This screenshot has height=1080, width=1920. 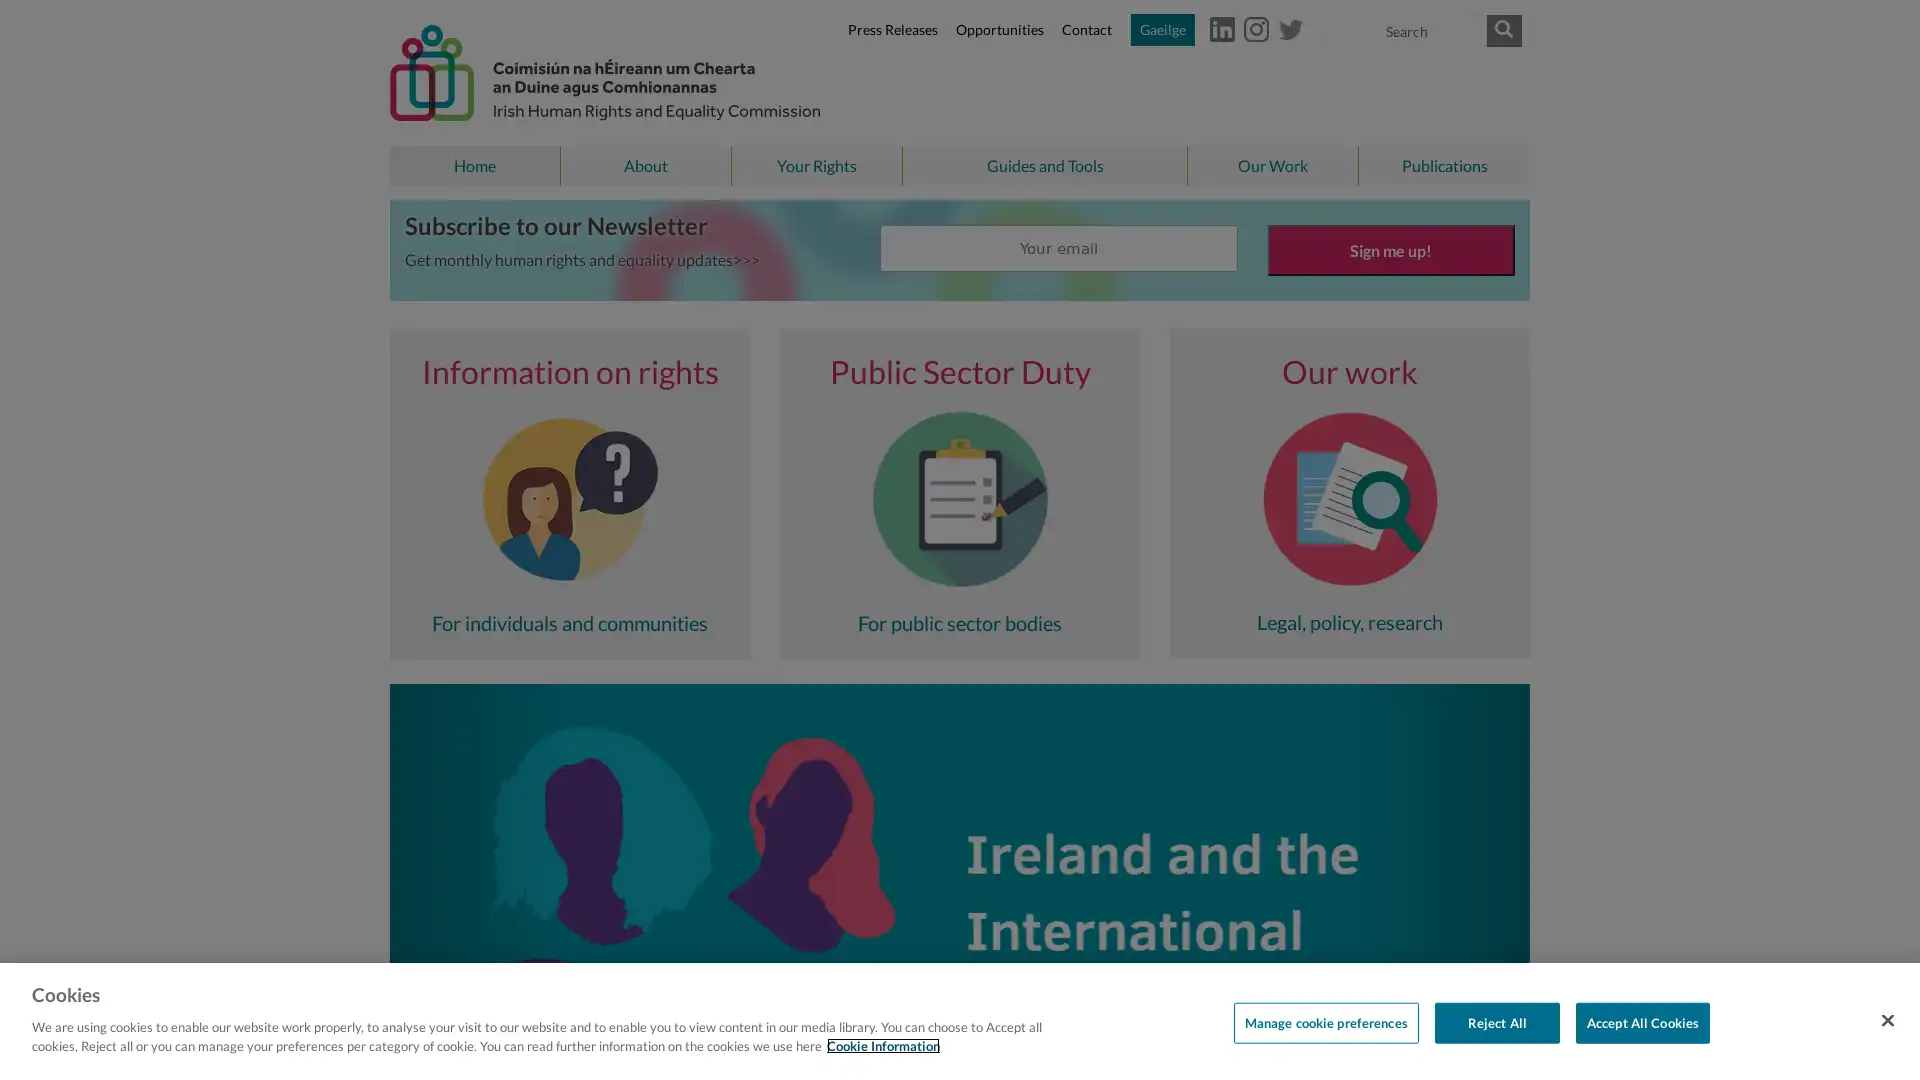 What do you see at coordinates (1389, 249) in the screenshot?
I see `Sign me up!` at bounding box center [1389, 249].